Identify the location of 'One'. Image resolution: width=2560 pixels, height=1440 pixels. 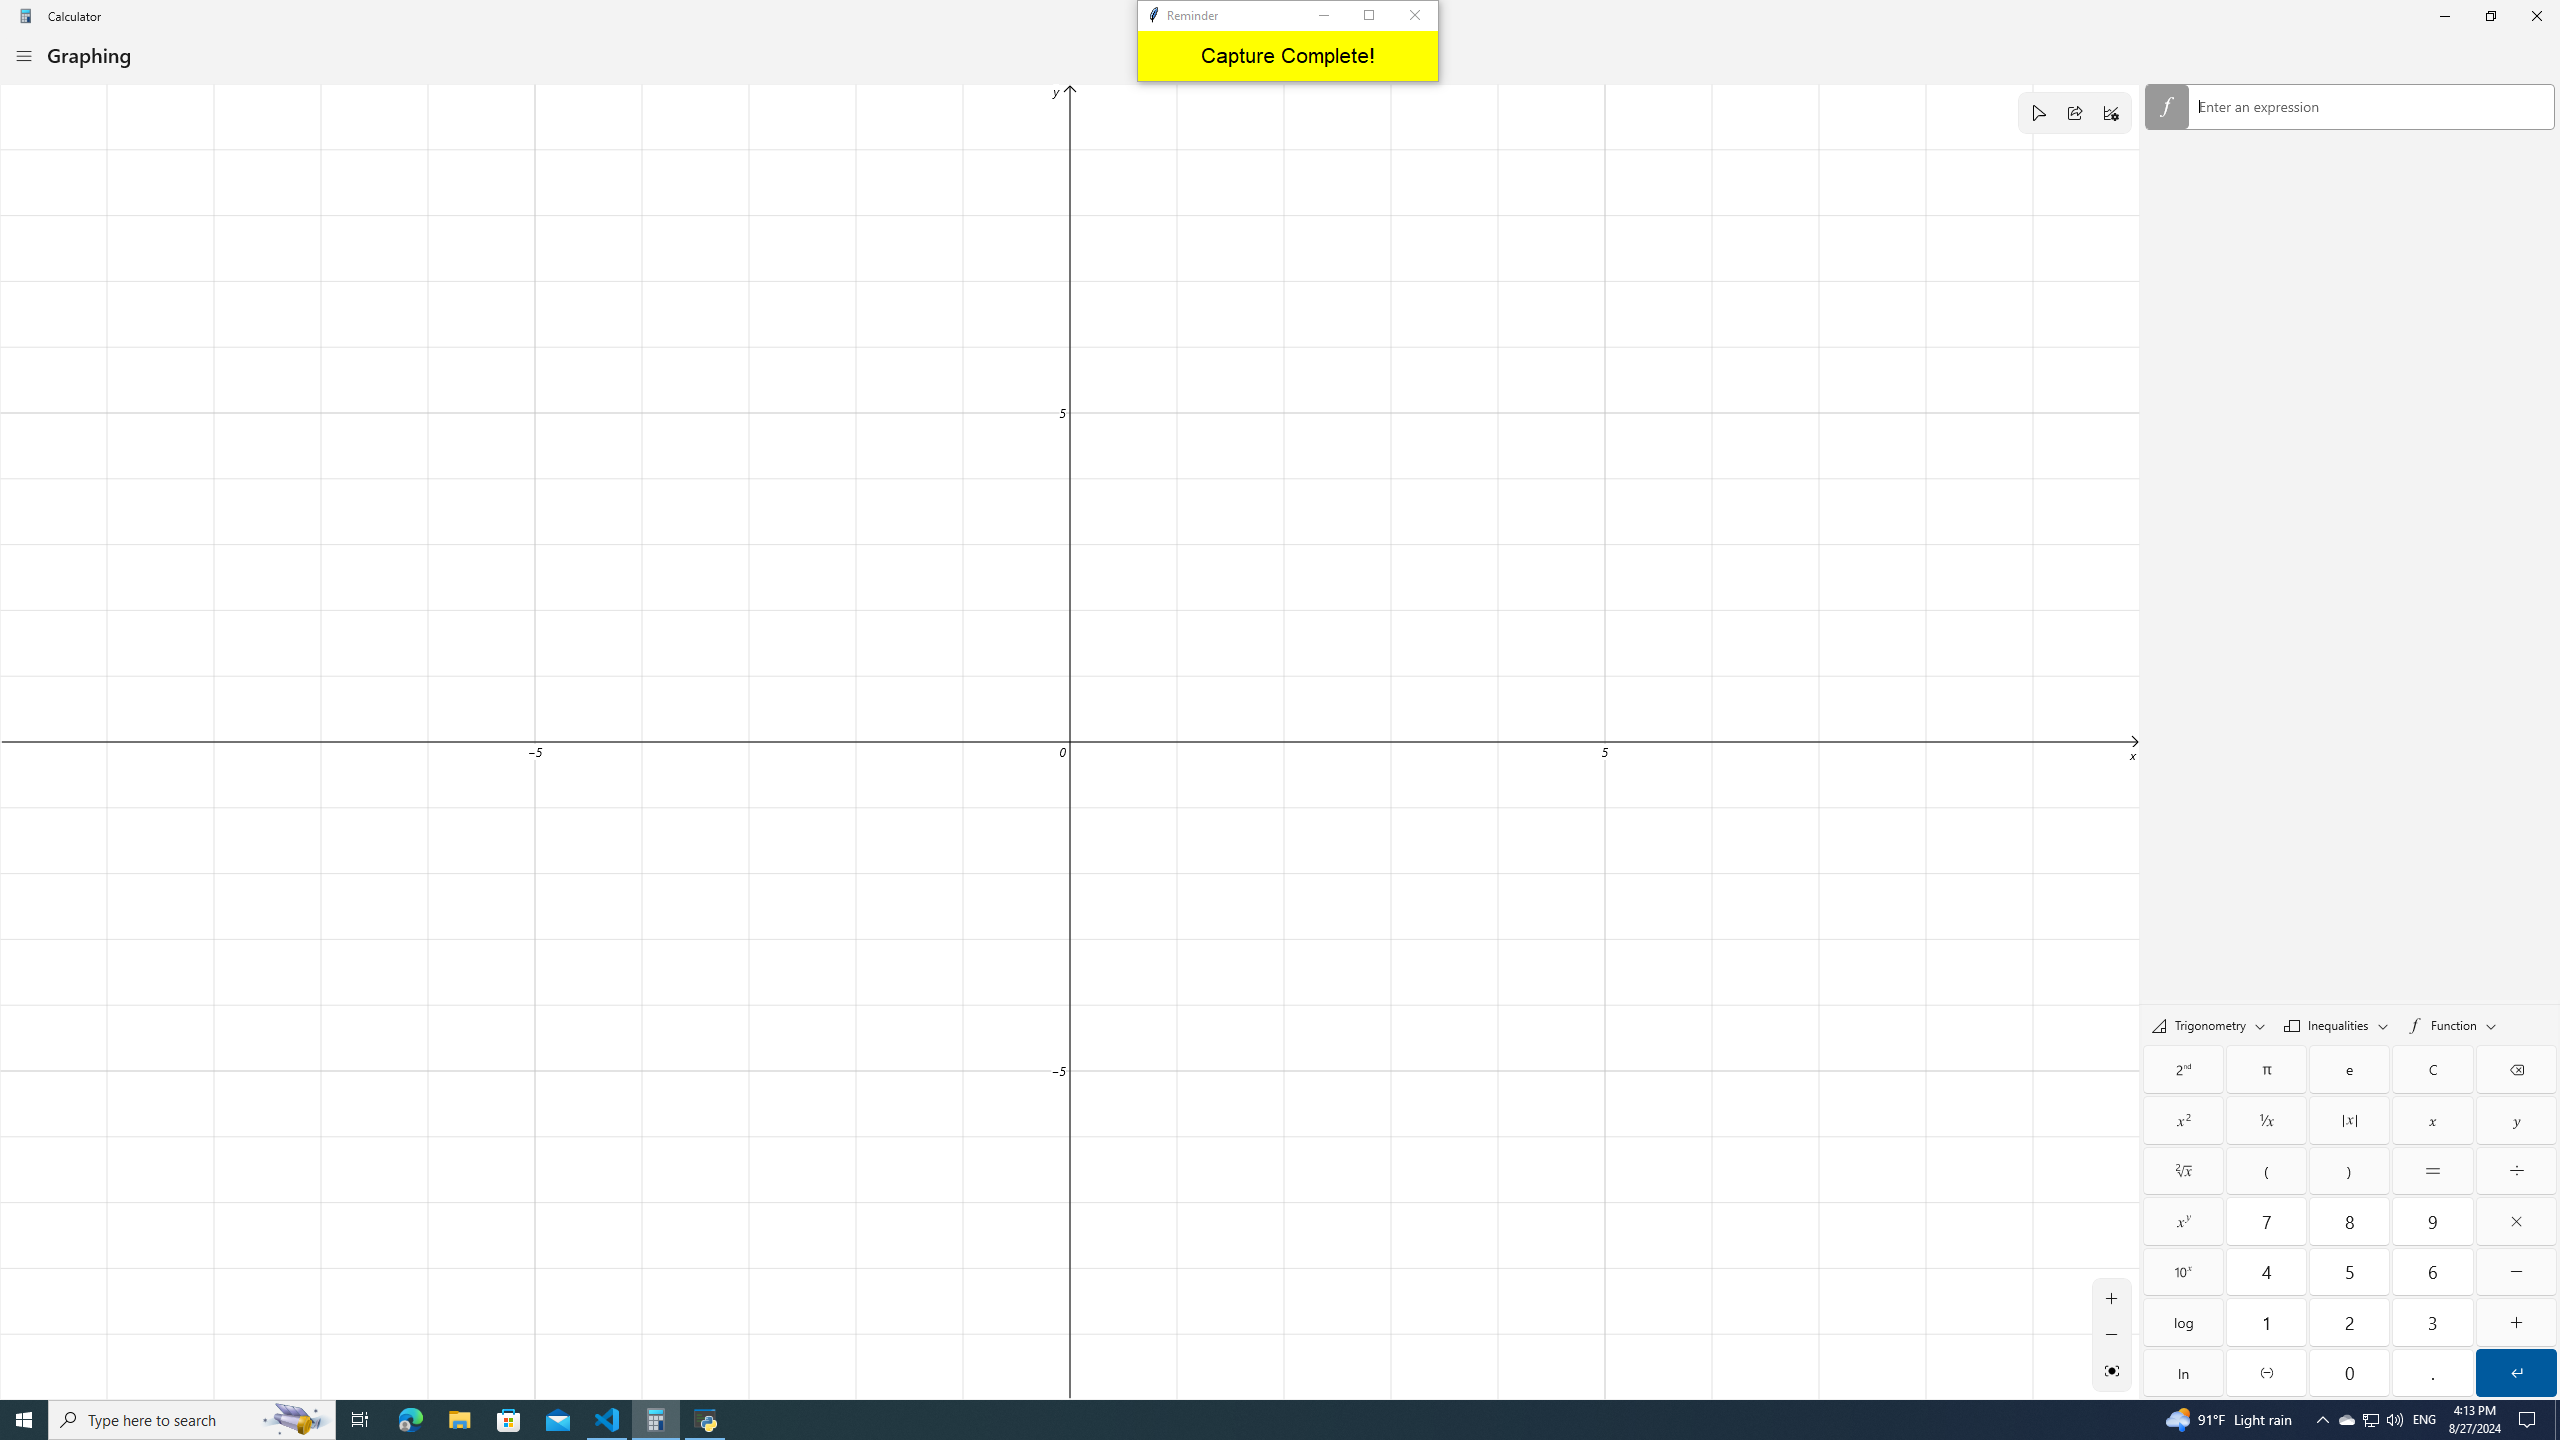
(2266, 1321).